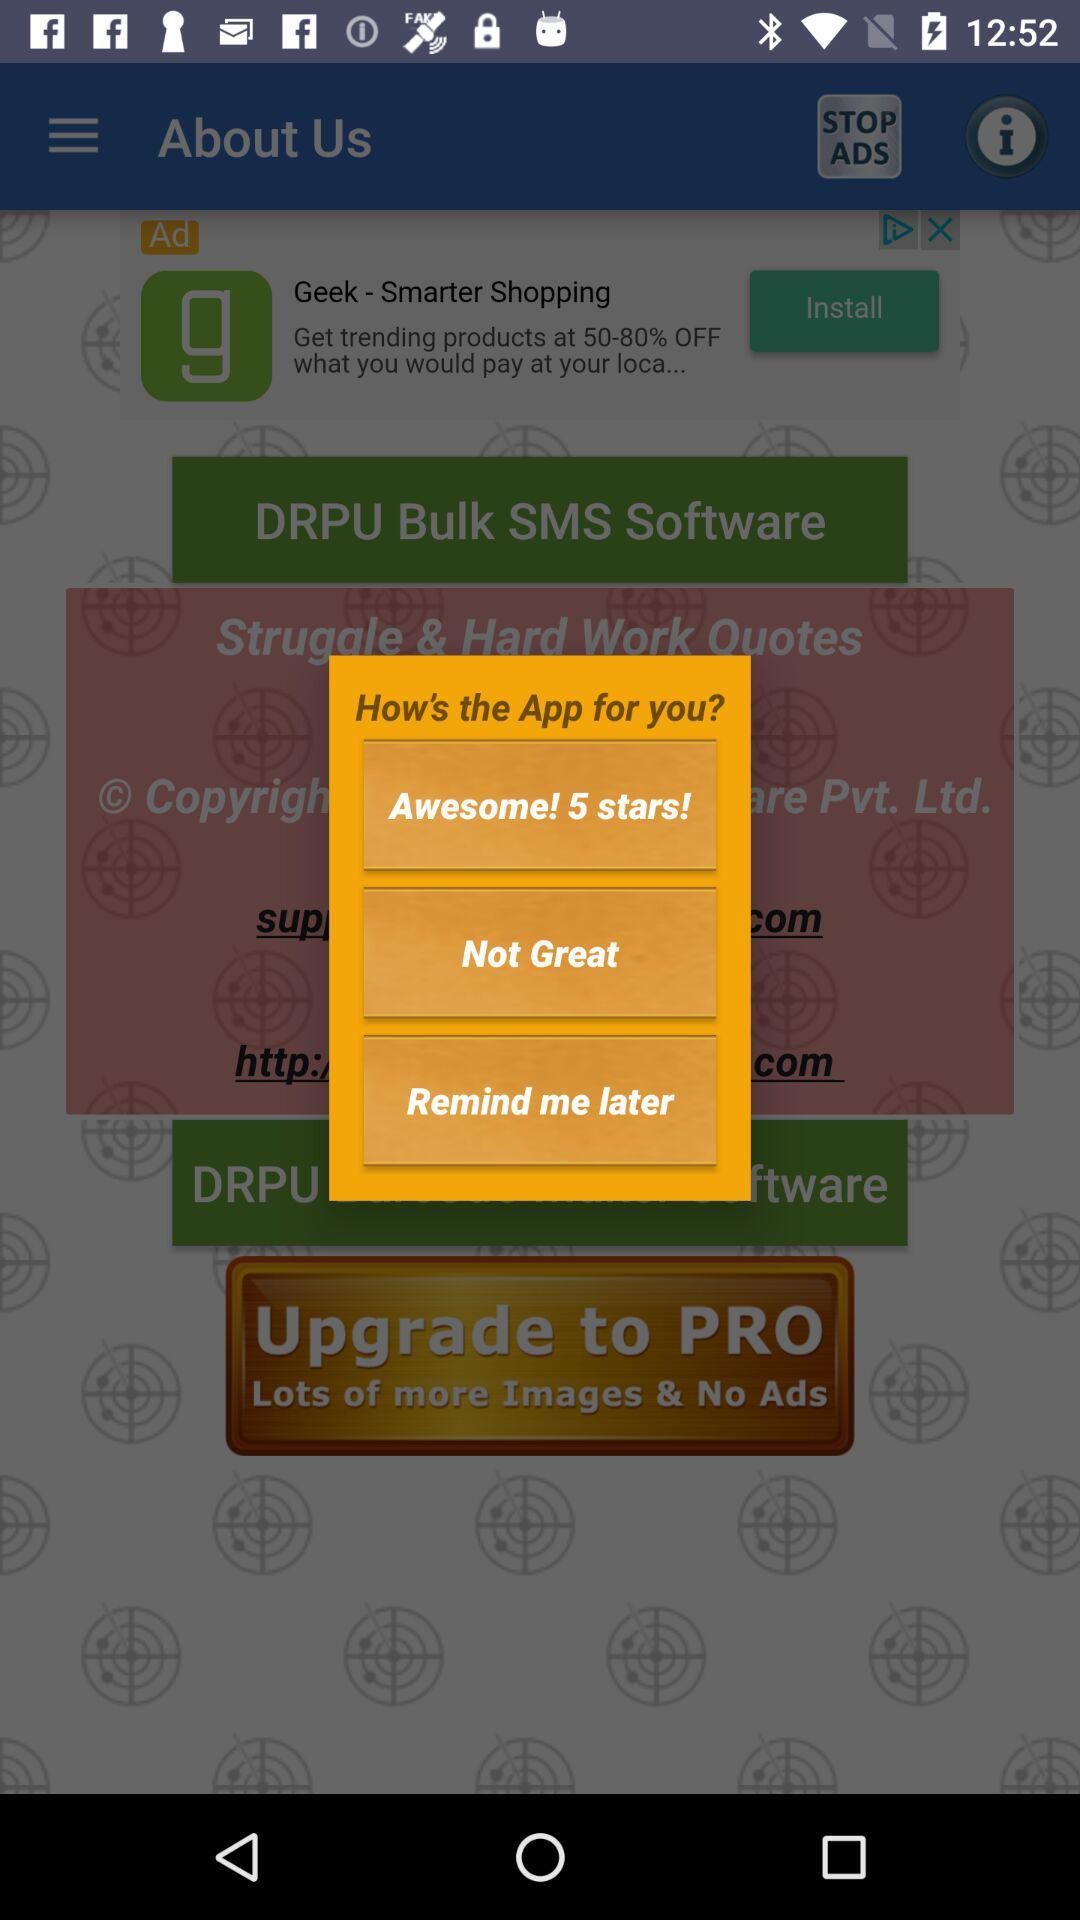 Image resolution: width=1080 pixels, height=1920 pixels. What do you see at coordinates (540, 805) in the screenshot?
I see `awesome! 5 stars! icon` at bounding box center [540, 805].